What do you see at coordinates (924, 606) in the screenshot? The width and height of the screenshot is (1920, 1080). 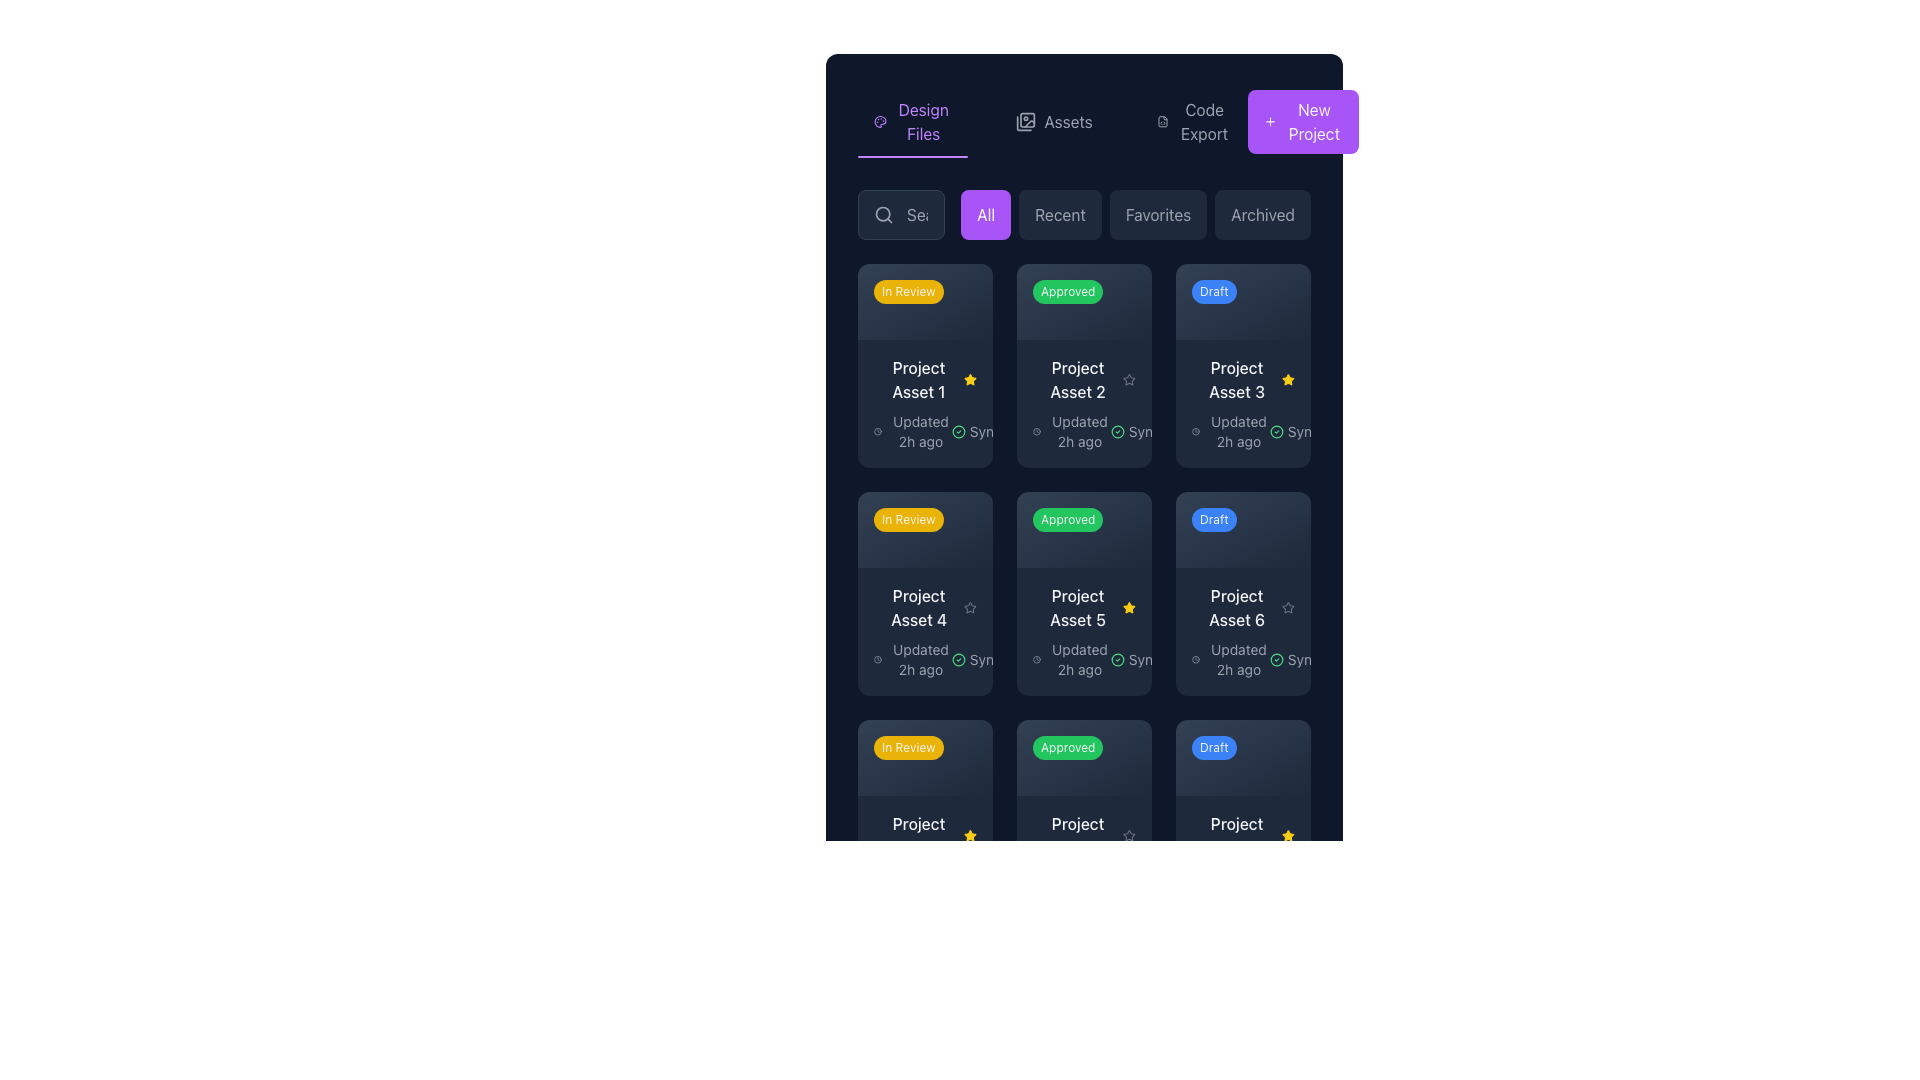 I see `the Text label in the card for 'Project Asset 4' located in the second row, first column of the grid layout` at bounding box center [924, 606].